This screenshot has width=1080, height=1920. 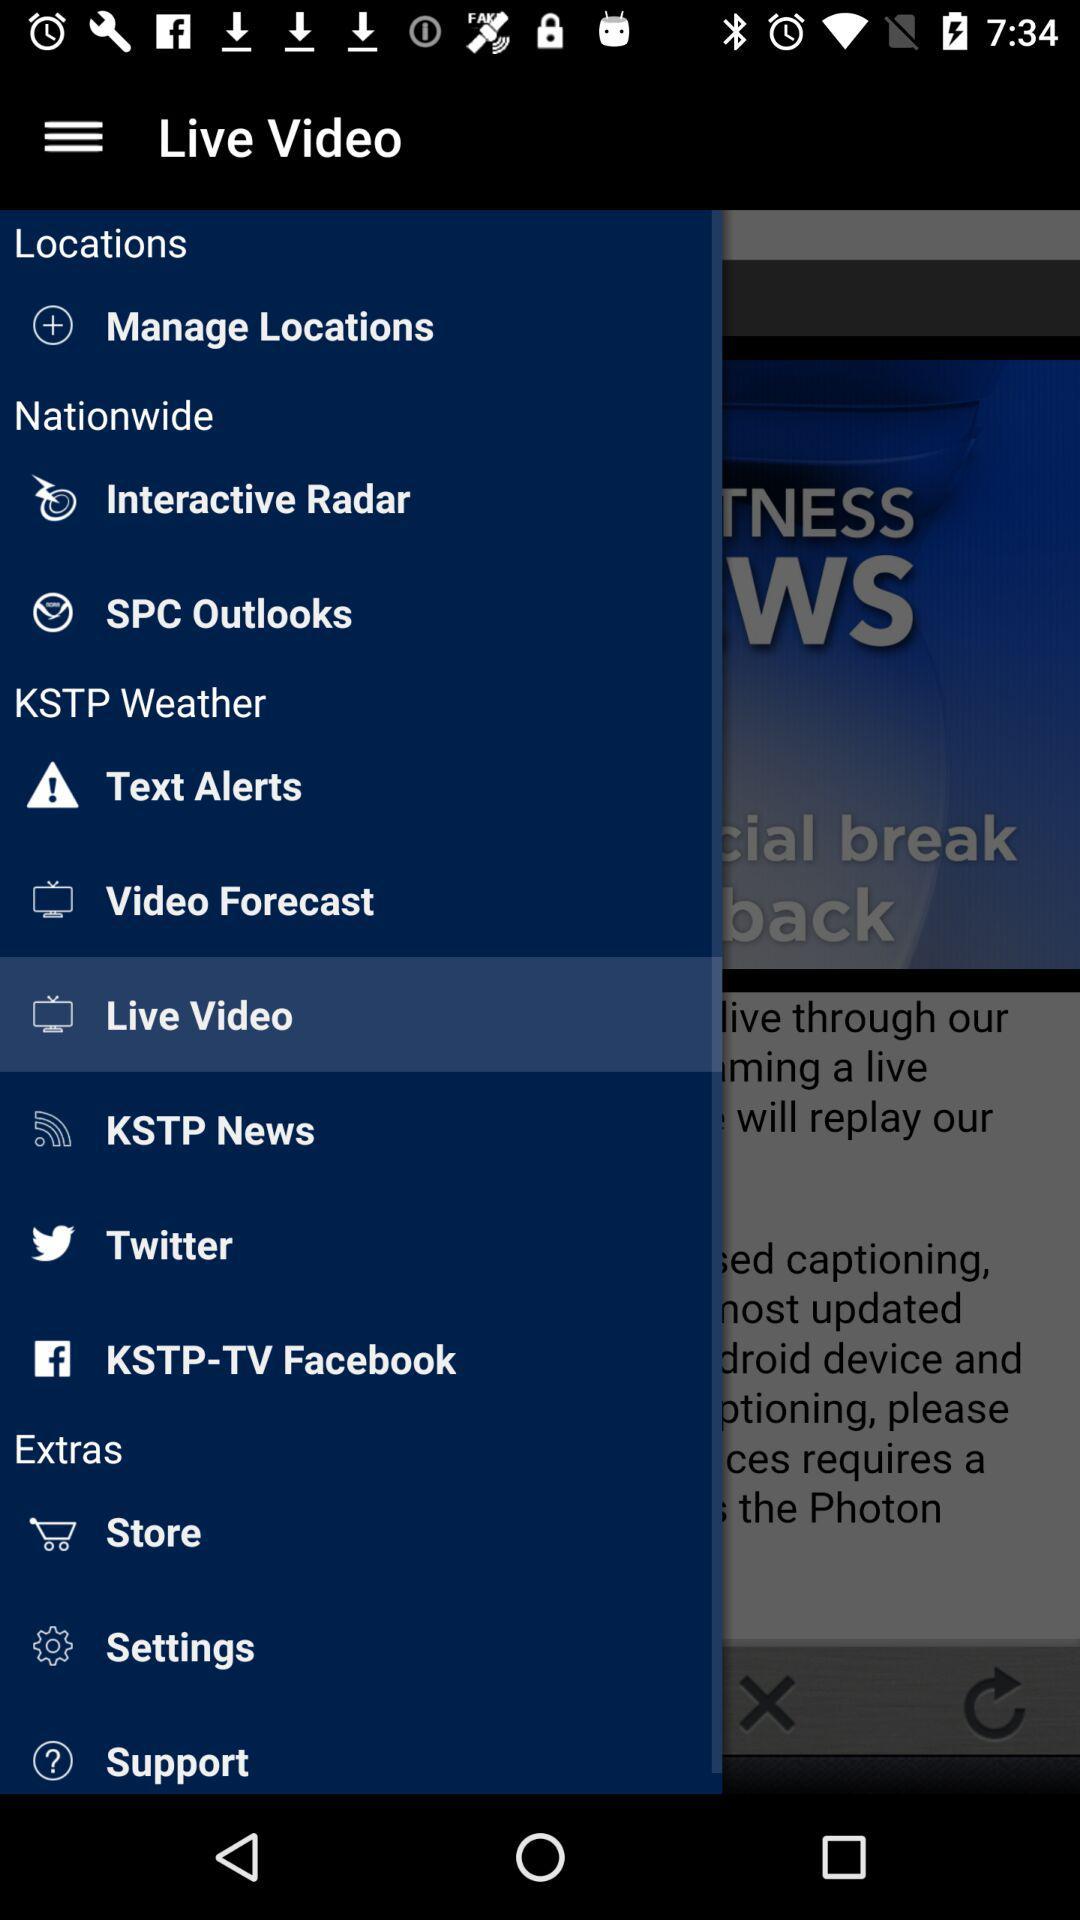 What do you see at coordinates (766, 1702) in the screenshot?
I see `the close icon` at bounding box center [766, 1702].